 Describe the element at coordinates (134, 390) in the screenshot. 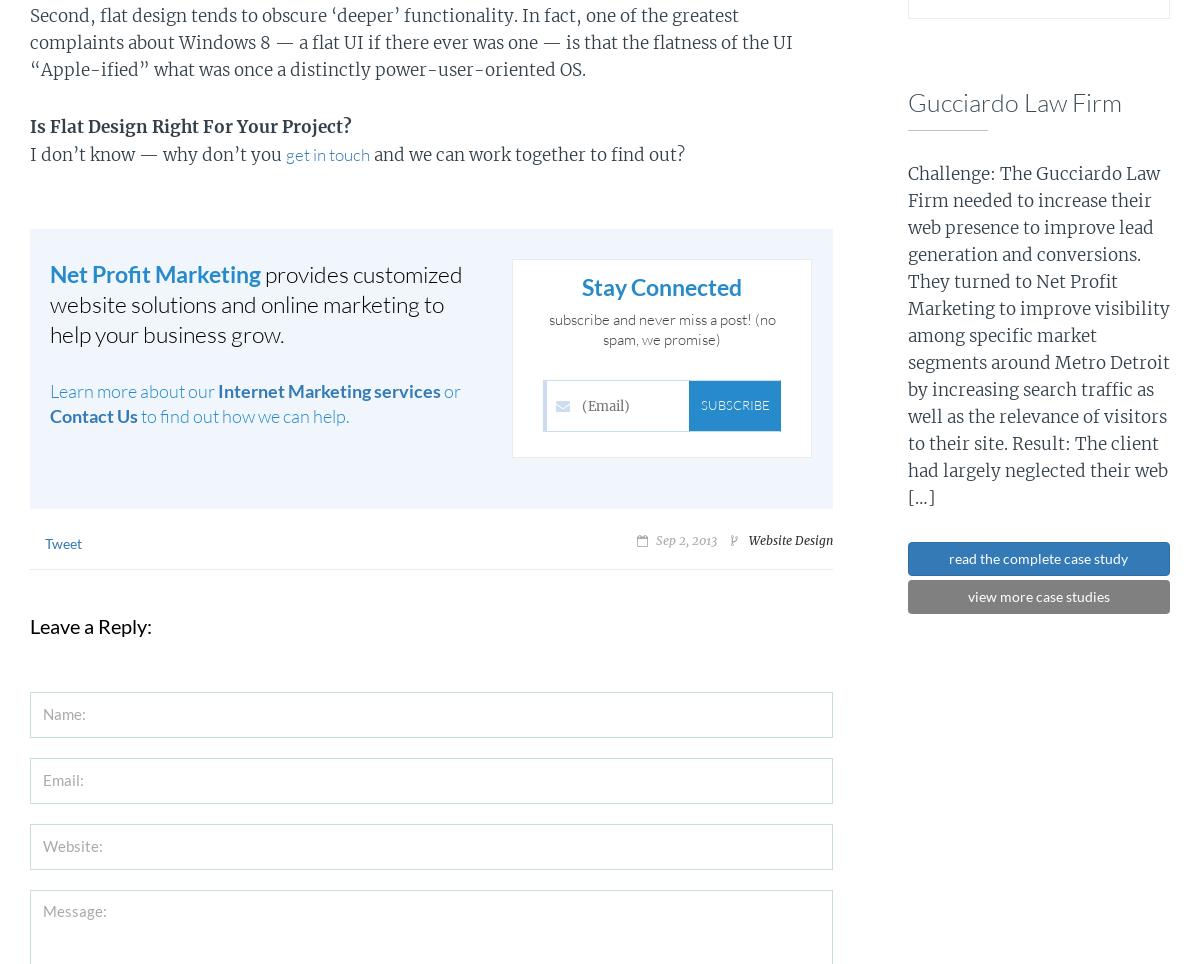

I see `'Learn more about our'` at that location.